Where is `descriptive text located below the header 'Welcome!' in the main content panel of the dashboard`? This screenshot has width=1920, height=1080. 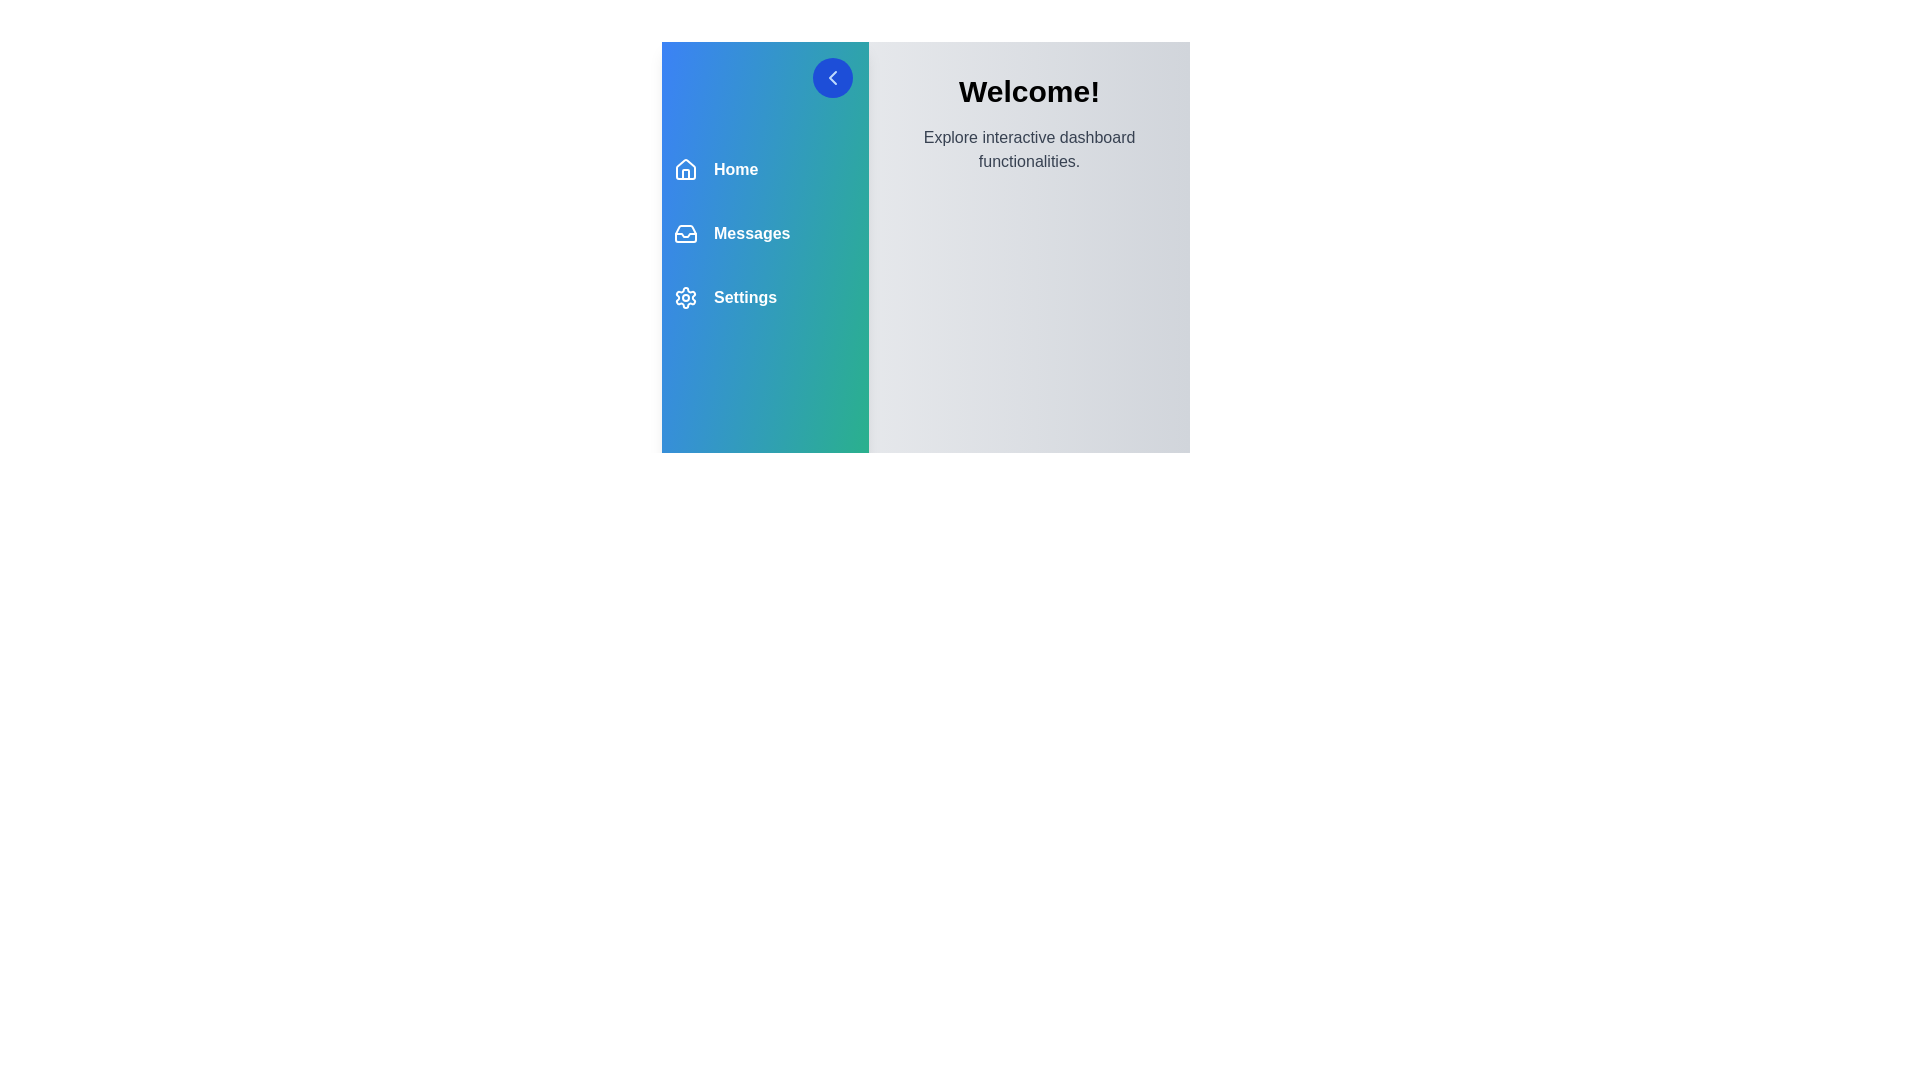 descriptive text located below the header 'Welcome!' in the main content panel of the dashboard is located at coordinates (1029, 149).